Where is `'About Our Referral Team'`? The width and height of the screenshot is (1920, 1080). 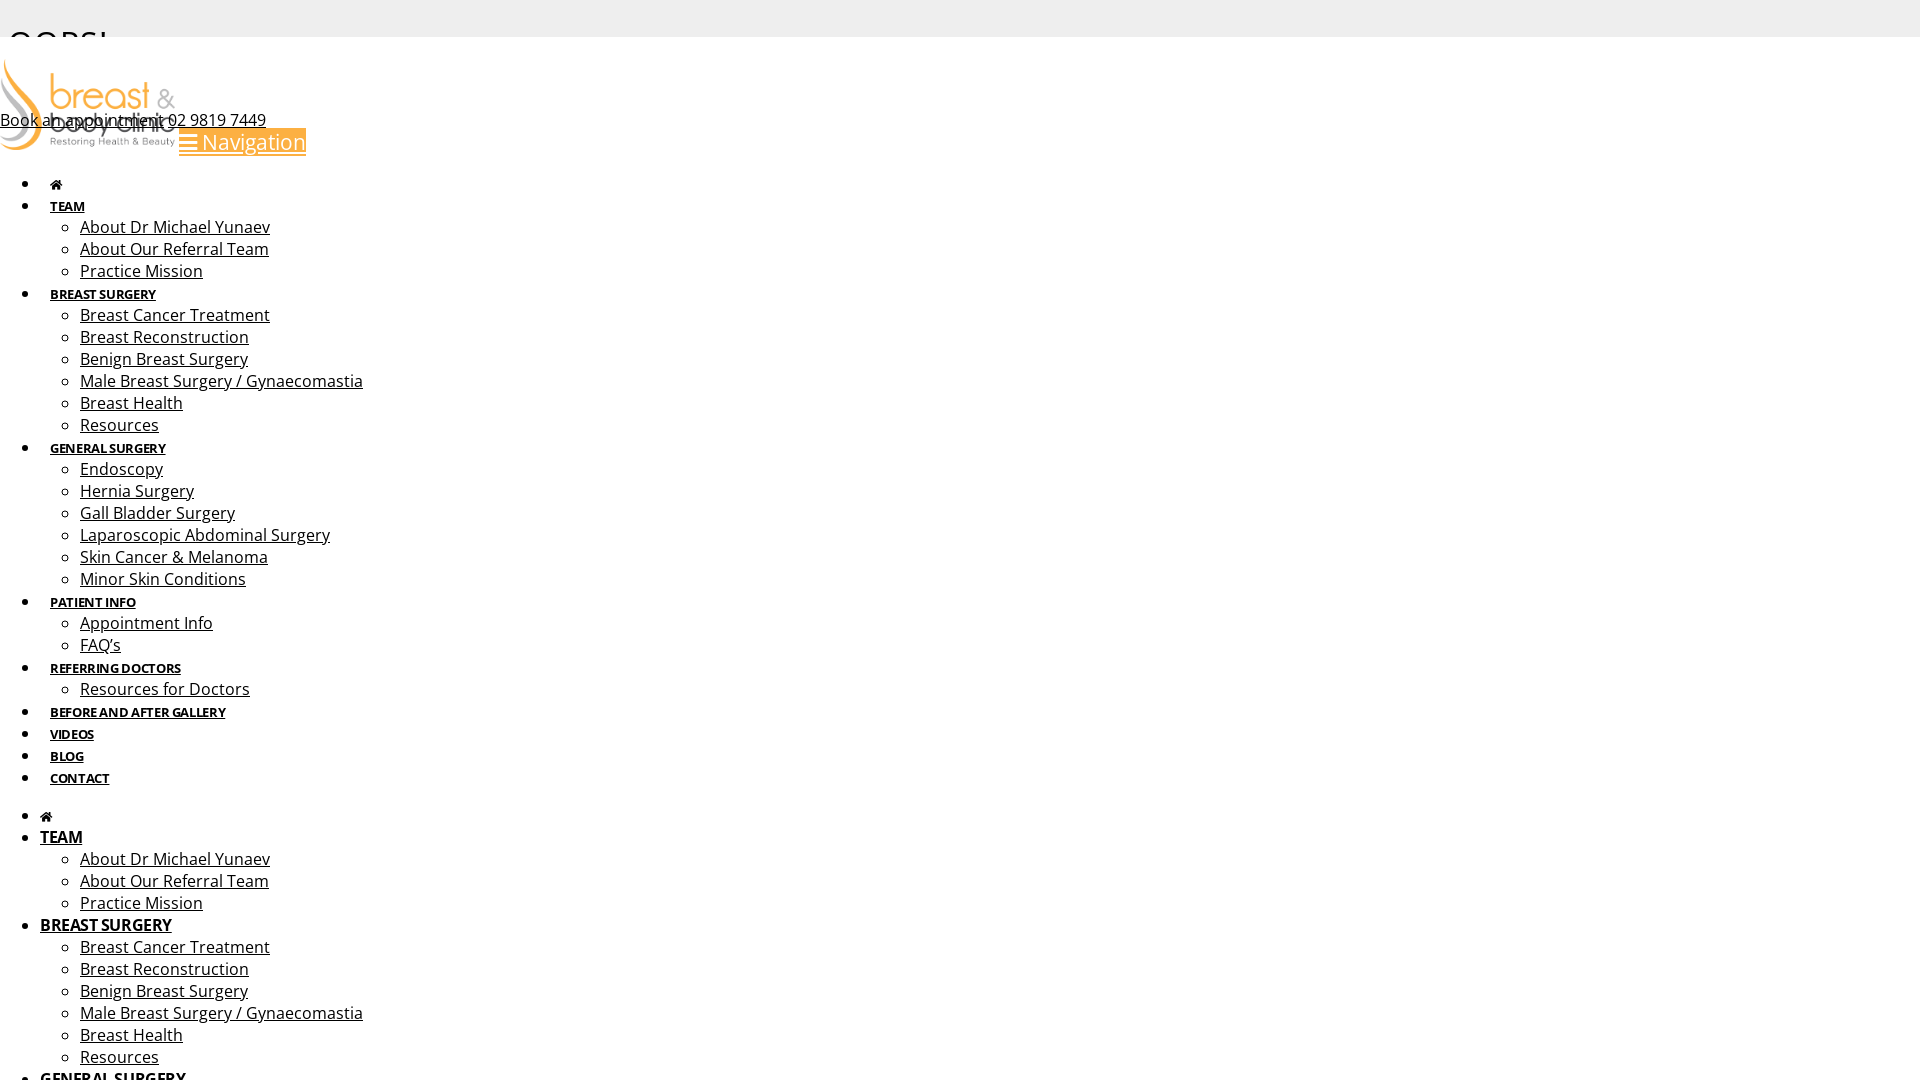
'About Our Referral Team' is located at coordinates (80, 879).